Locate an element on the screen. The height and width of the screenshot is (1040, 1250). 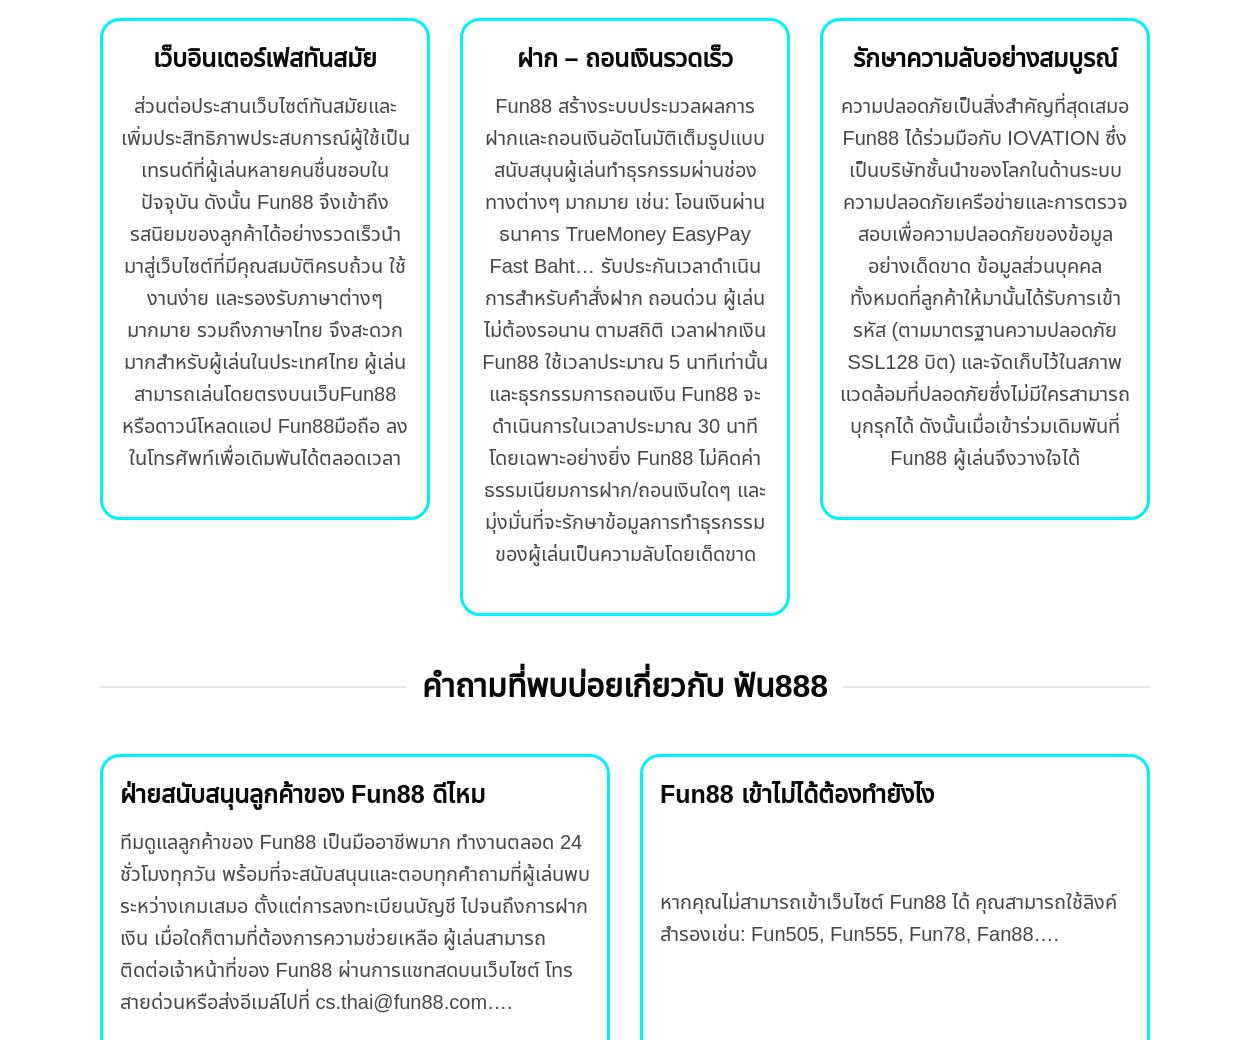
'จะดำเนินการในเวลาประมาณ 30 นาที โดยเฉพาะอย่างยิ่ง Fun88 ไม่คิดค่าธรรมเนียมการฝาก/ถอนเงินใดๆ และมุ่งมั่นที่จะรักษาข้อมูลการทำธุรกรรมของผู้เล่นเป็นความลับโดยเด็ดขาด' is located at coordinates (623, 474).